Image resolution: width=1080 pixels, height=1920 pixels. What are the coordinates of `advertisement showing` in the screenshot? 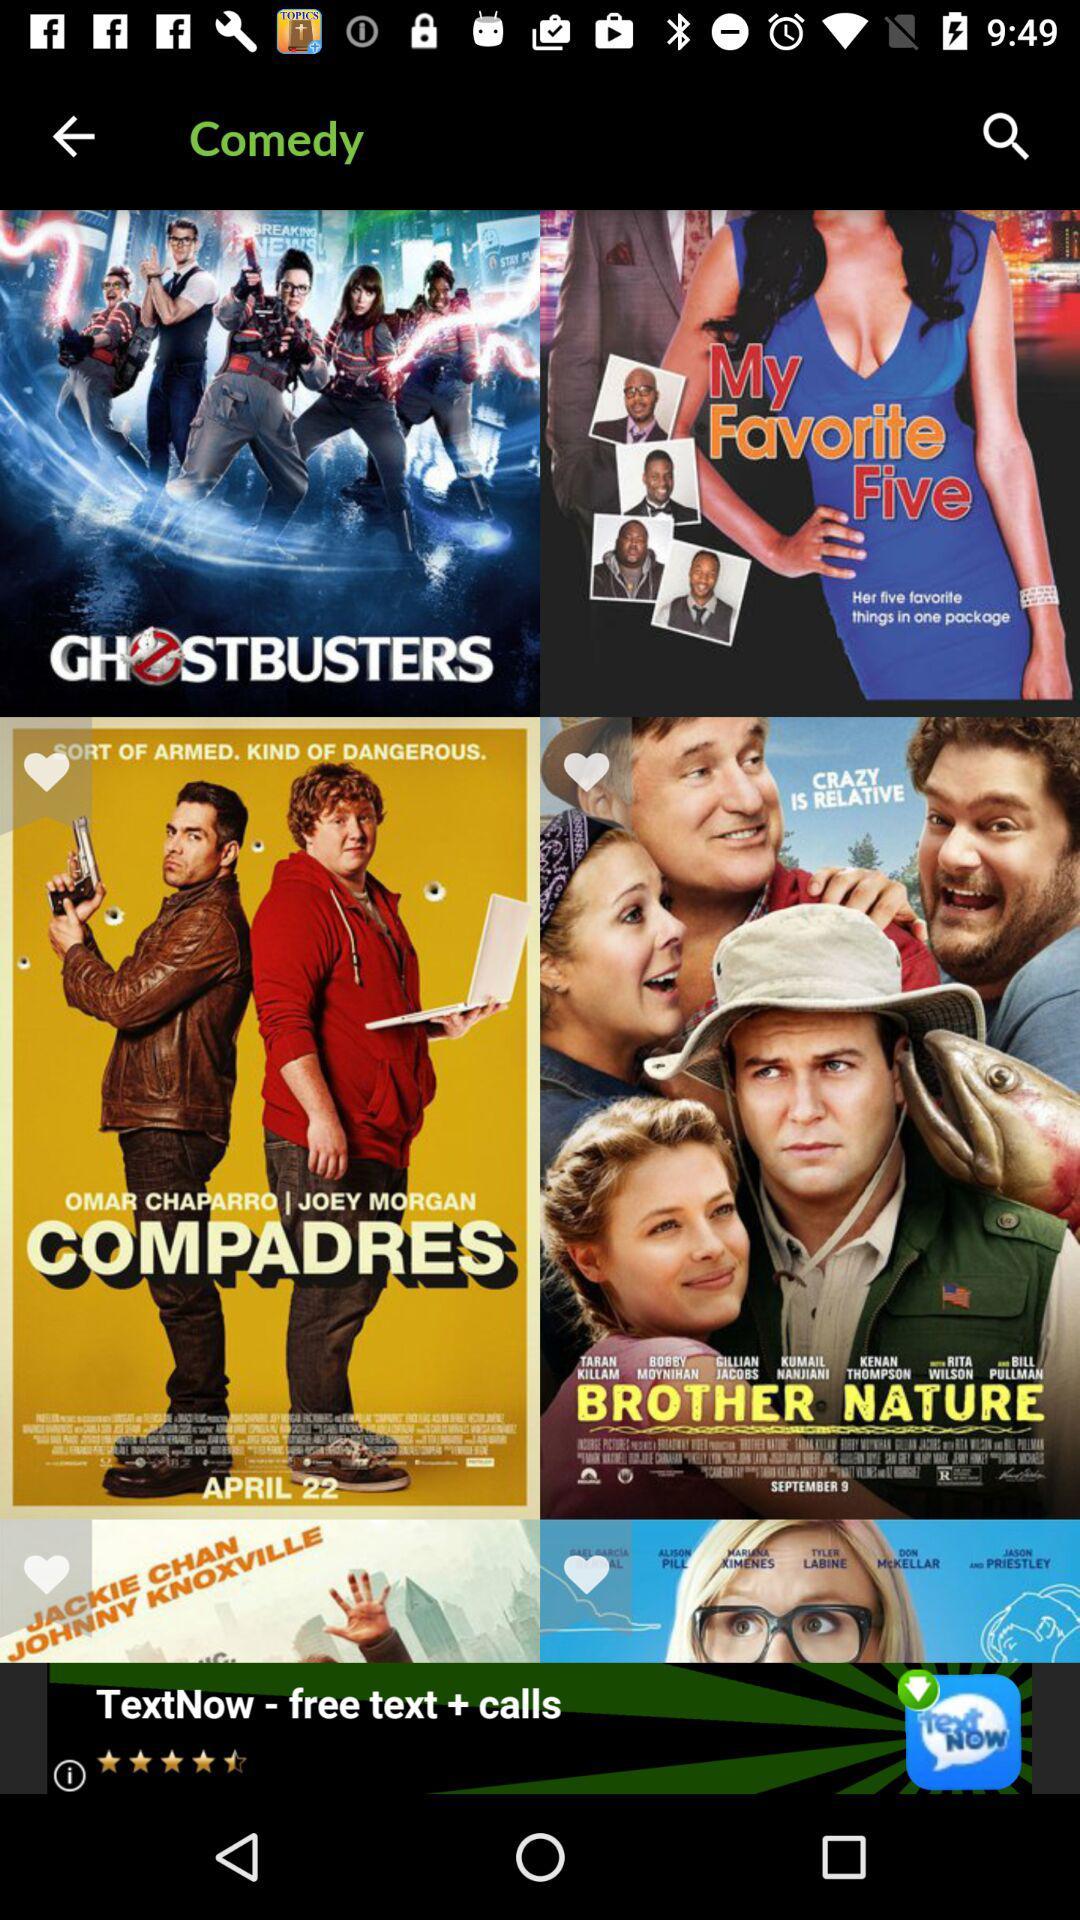 It's located at (538, 1727).